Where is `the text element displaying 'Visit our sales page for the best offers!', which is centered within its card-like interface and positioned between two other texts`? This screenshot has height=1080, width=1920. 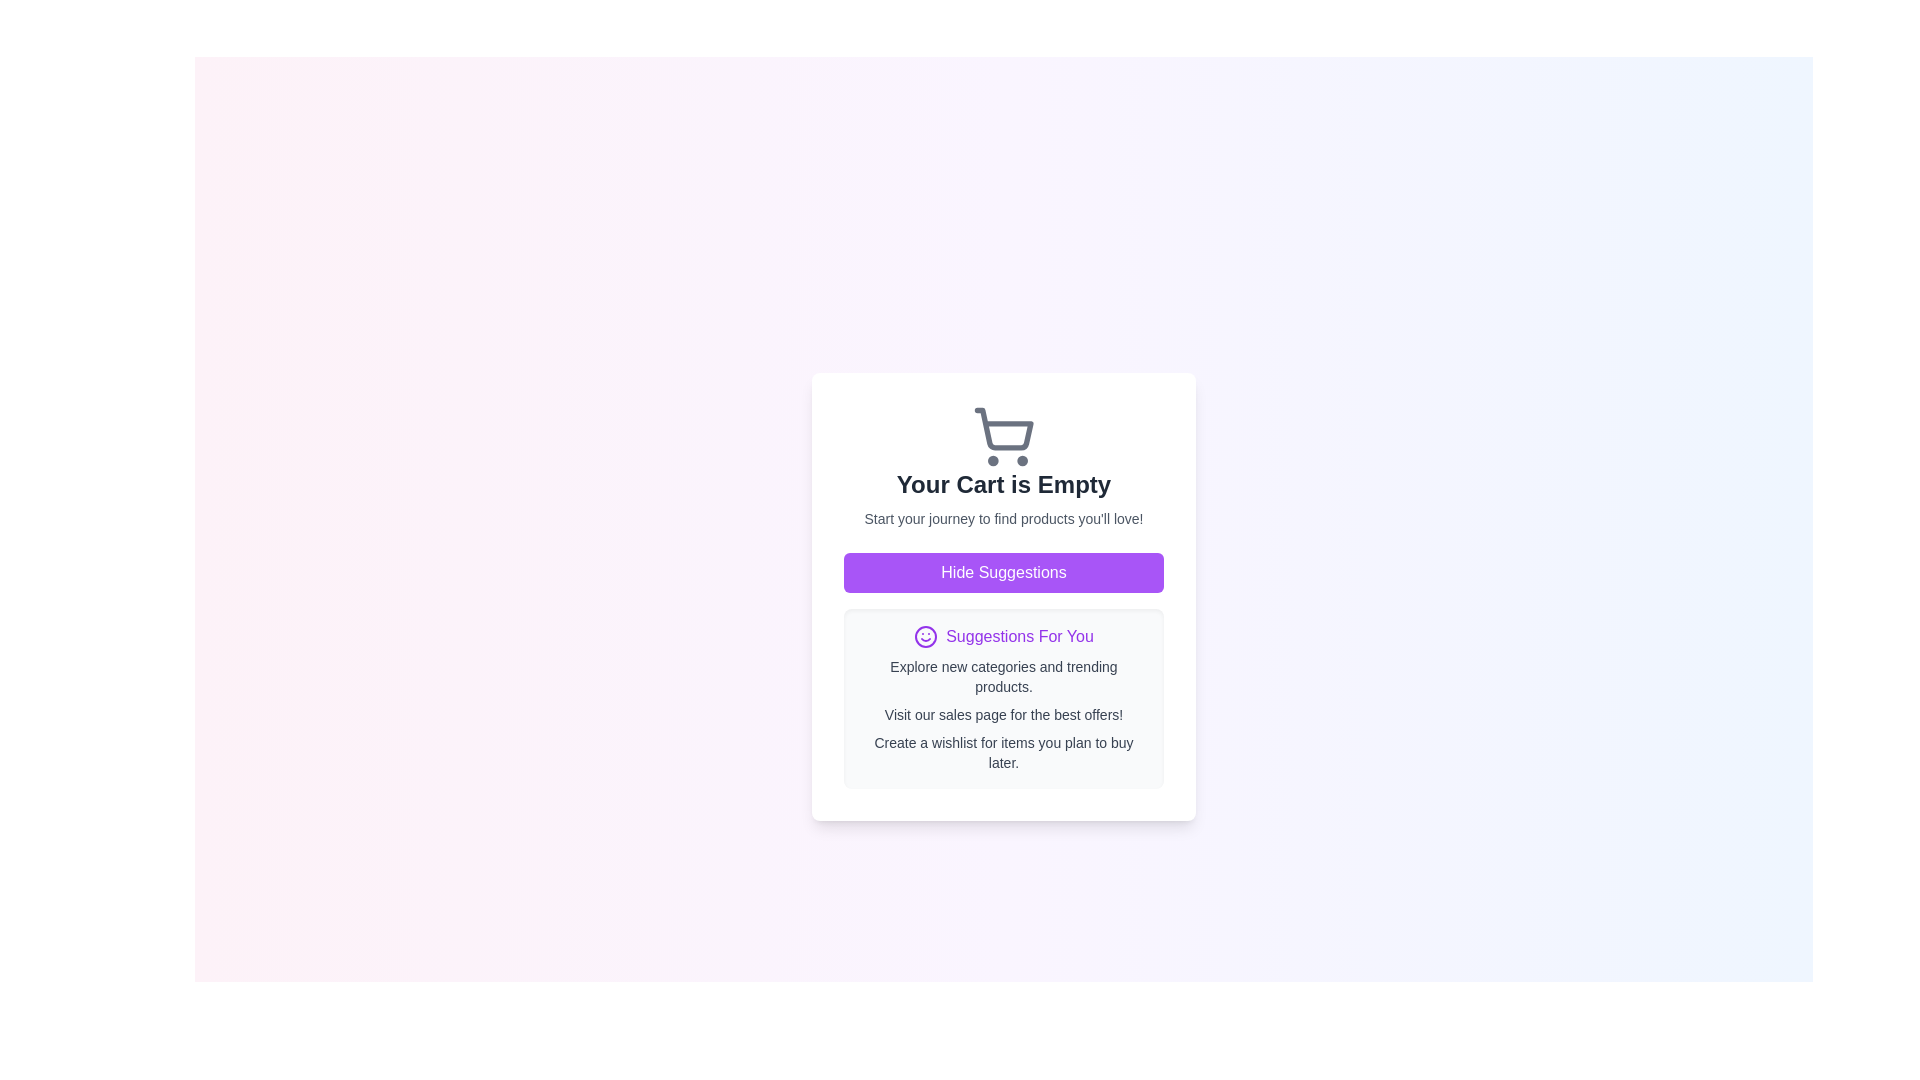
the text element displaying 'Visit our sales page for the best offers!', which is centered within its card-like interface and positioned between two other texts is located at coordinates (1003, 713).